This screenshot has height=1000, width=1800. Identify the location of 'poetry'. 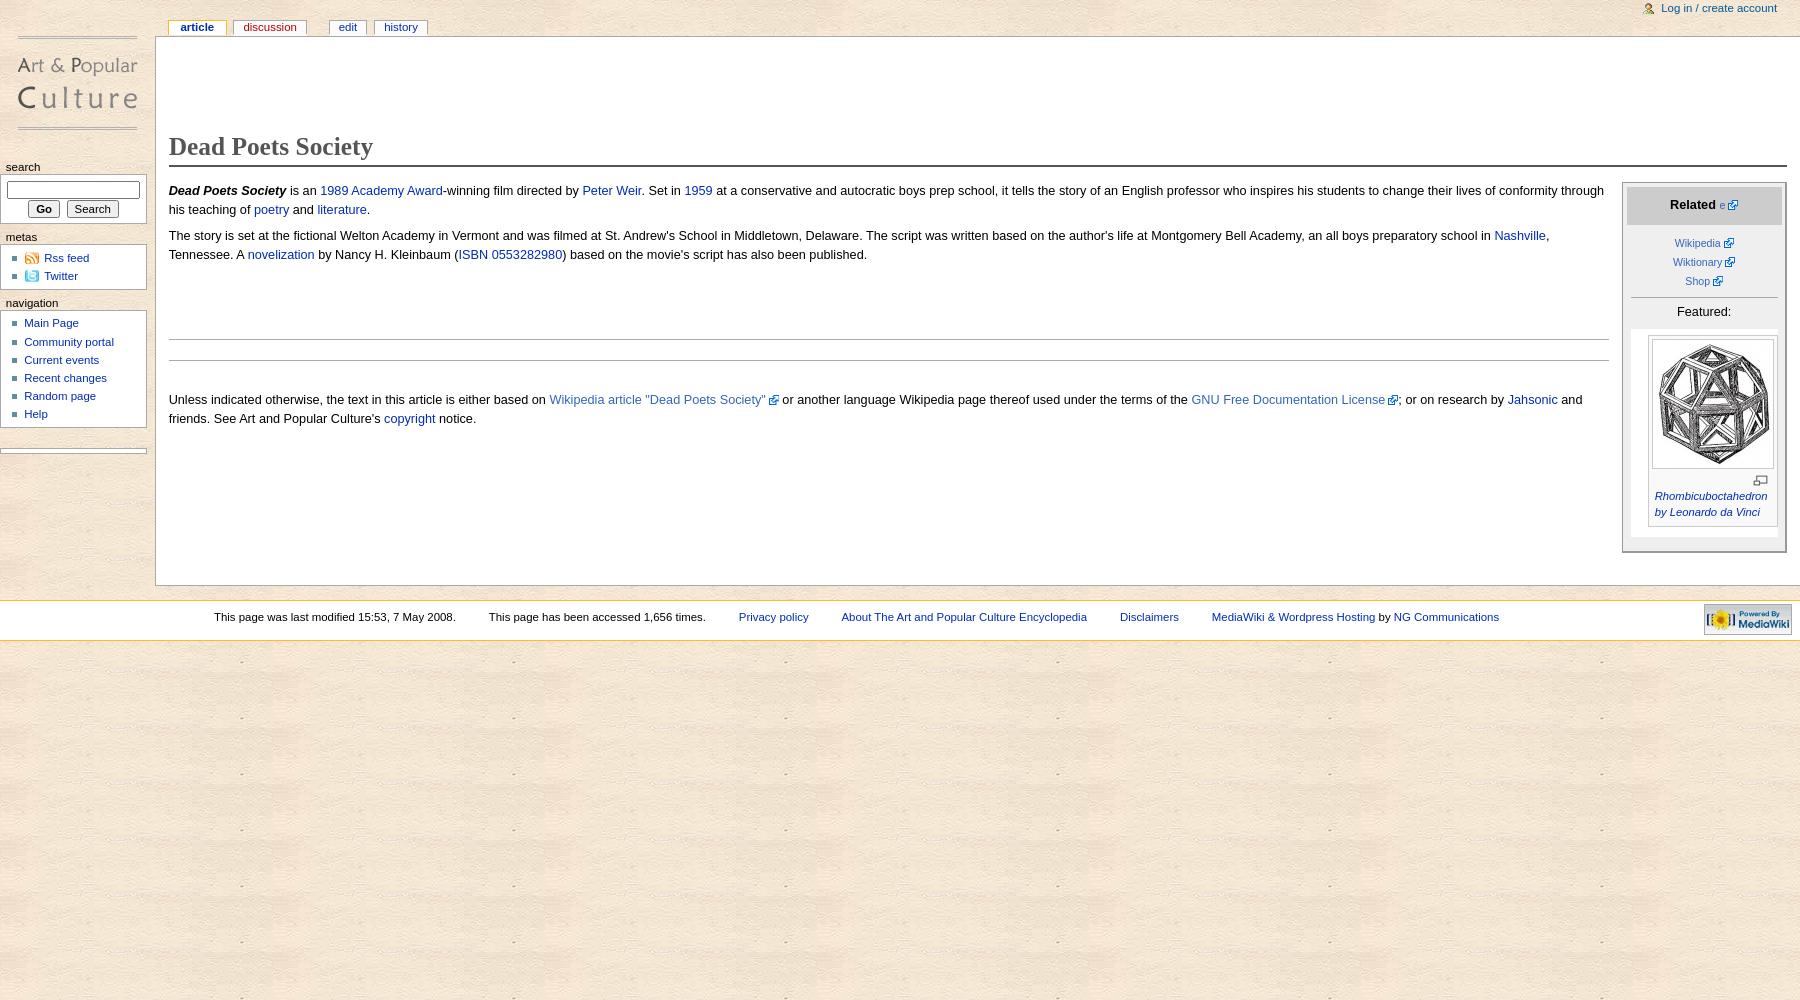
(270, 209).